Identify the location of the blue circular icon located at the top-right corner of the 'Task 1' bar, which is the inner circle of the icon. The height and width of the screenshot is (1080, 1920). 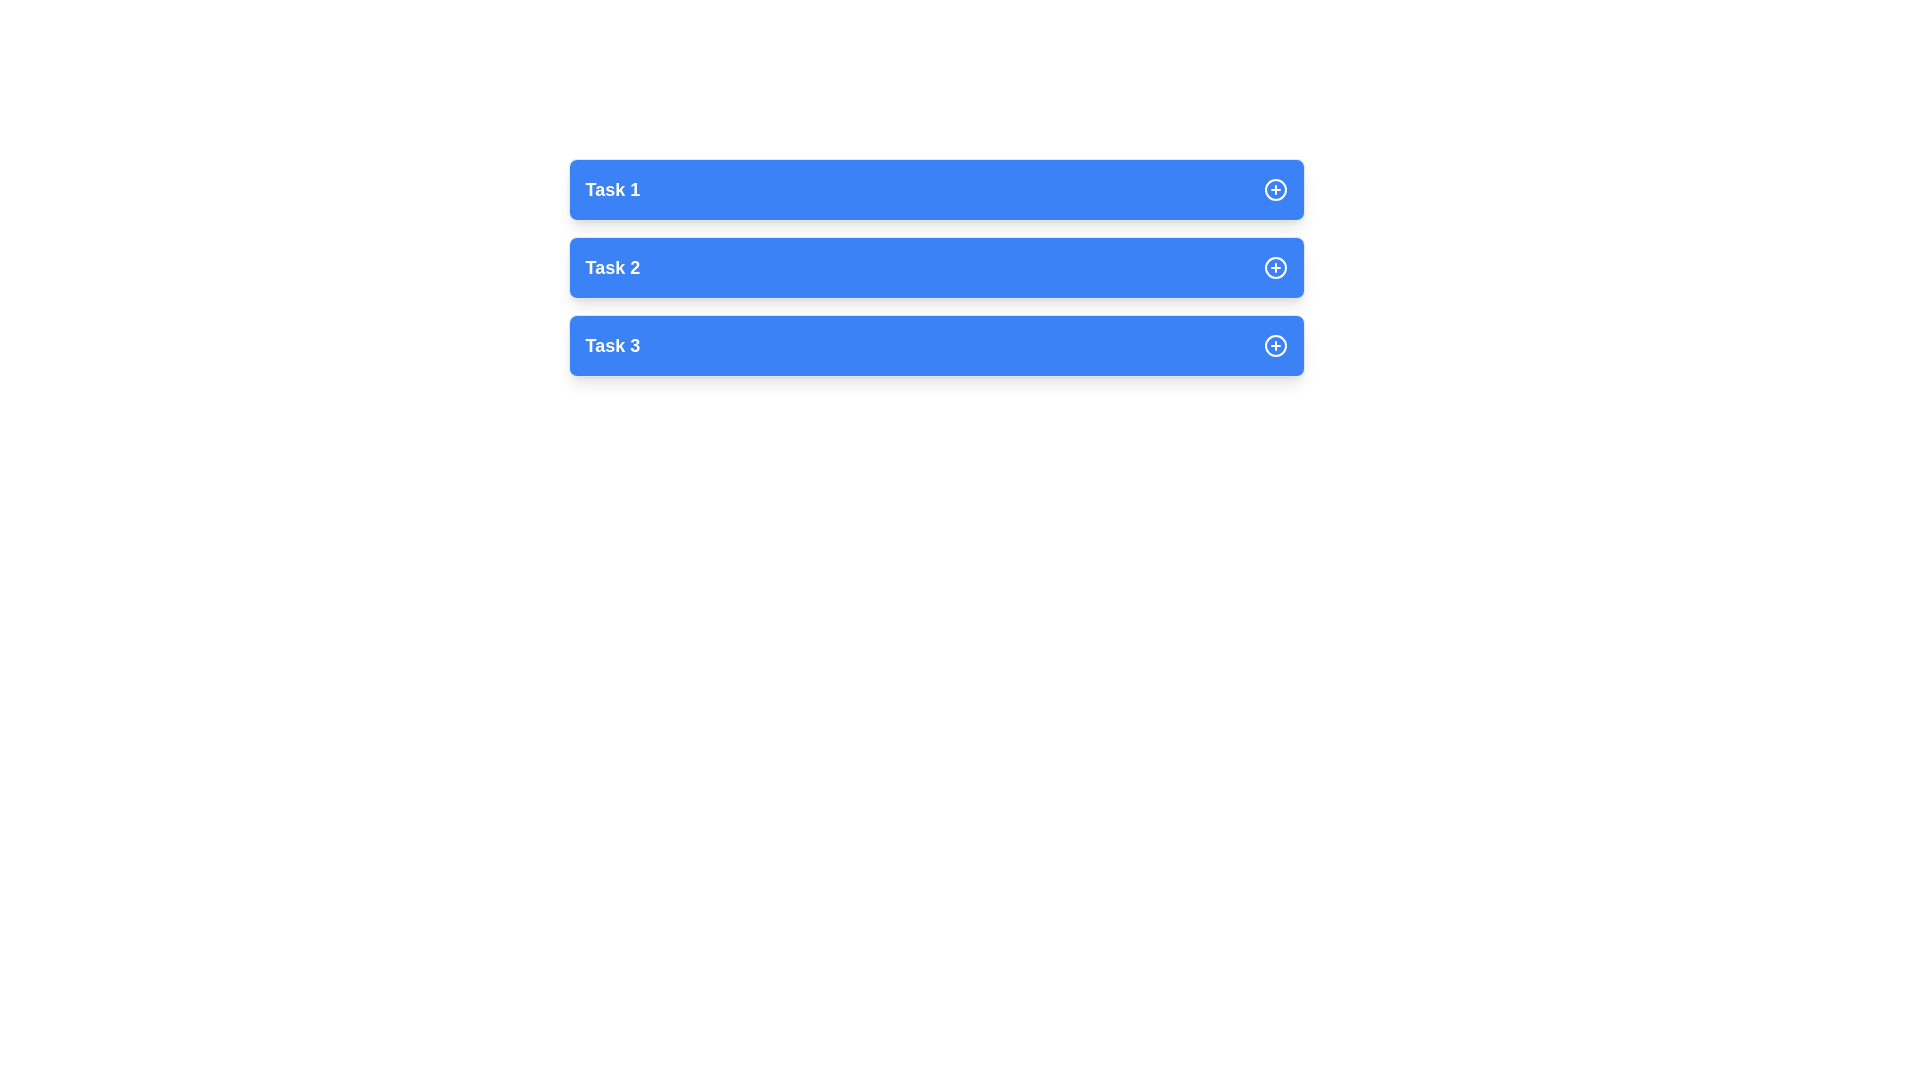
(1274, 189).